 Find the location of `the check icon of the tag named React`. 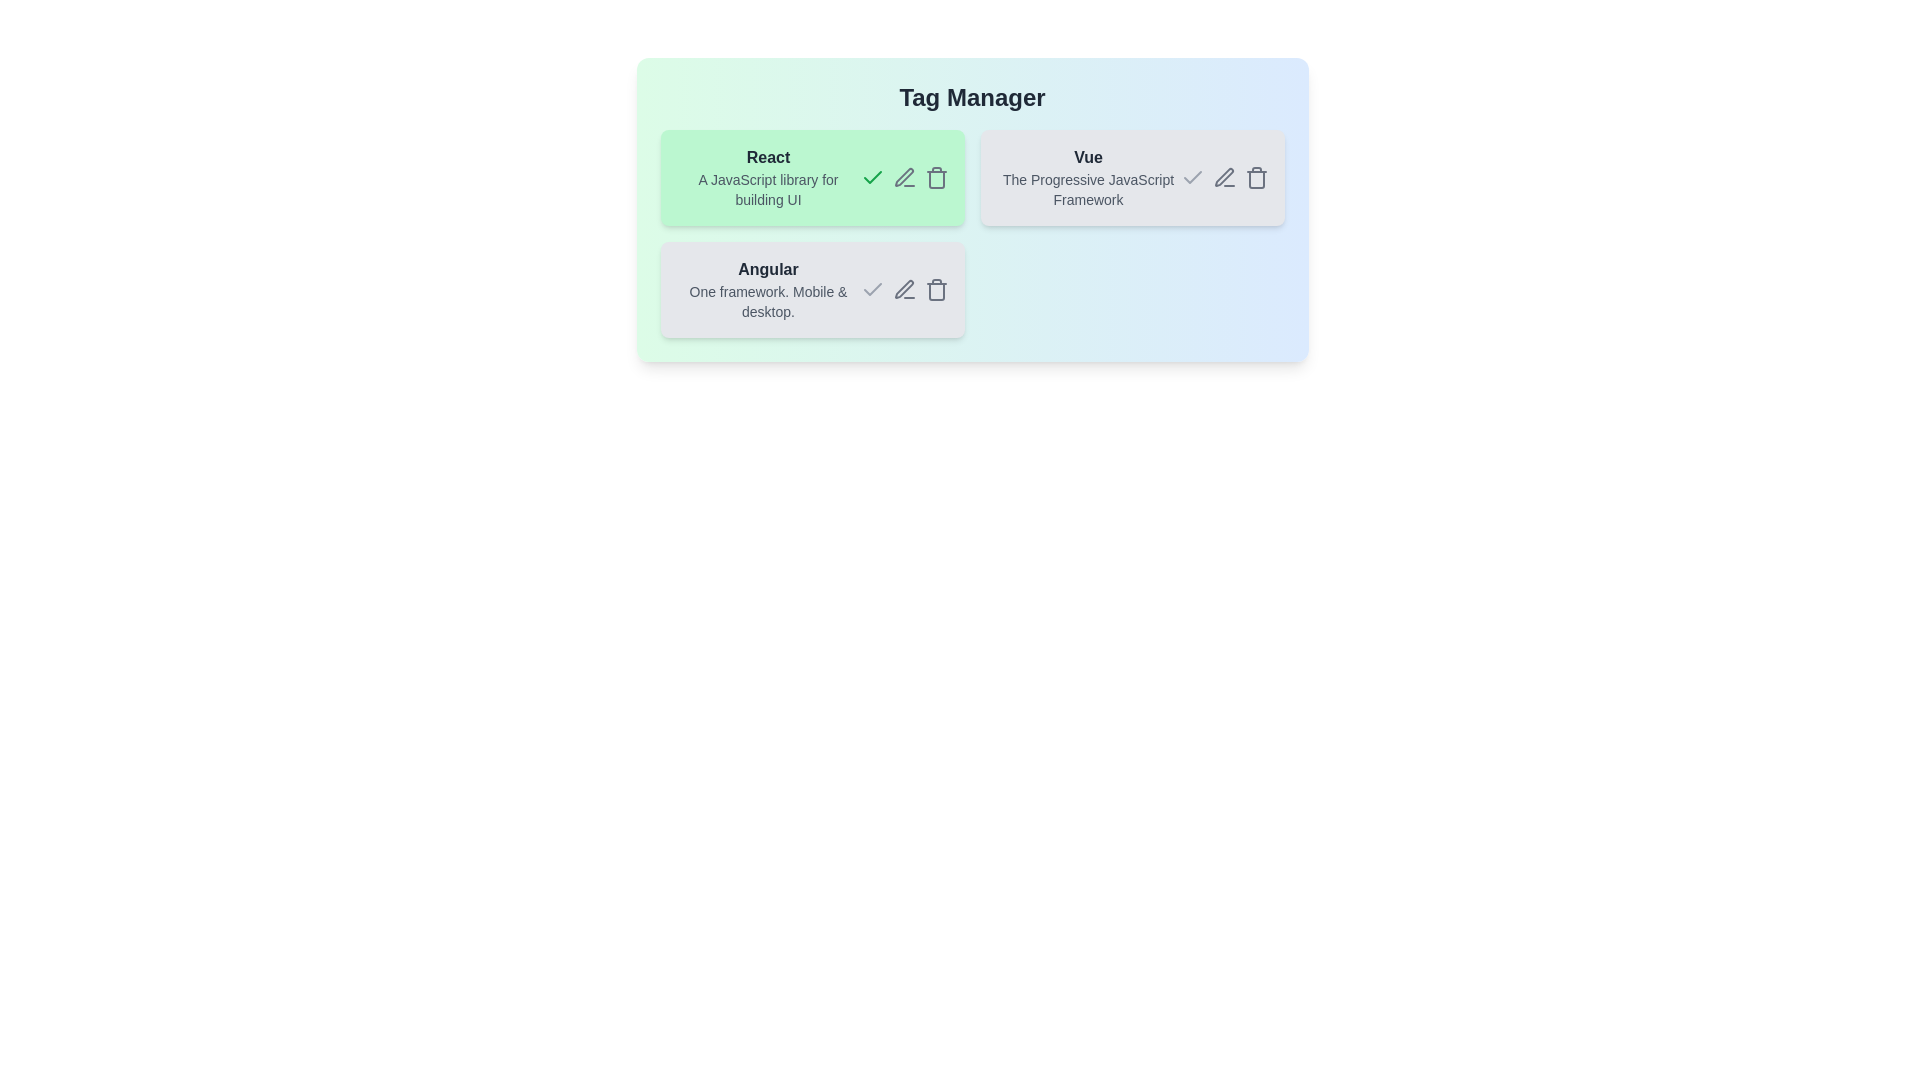

the check icon of the tag named React is located at coordinates (872, 176).